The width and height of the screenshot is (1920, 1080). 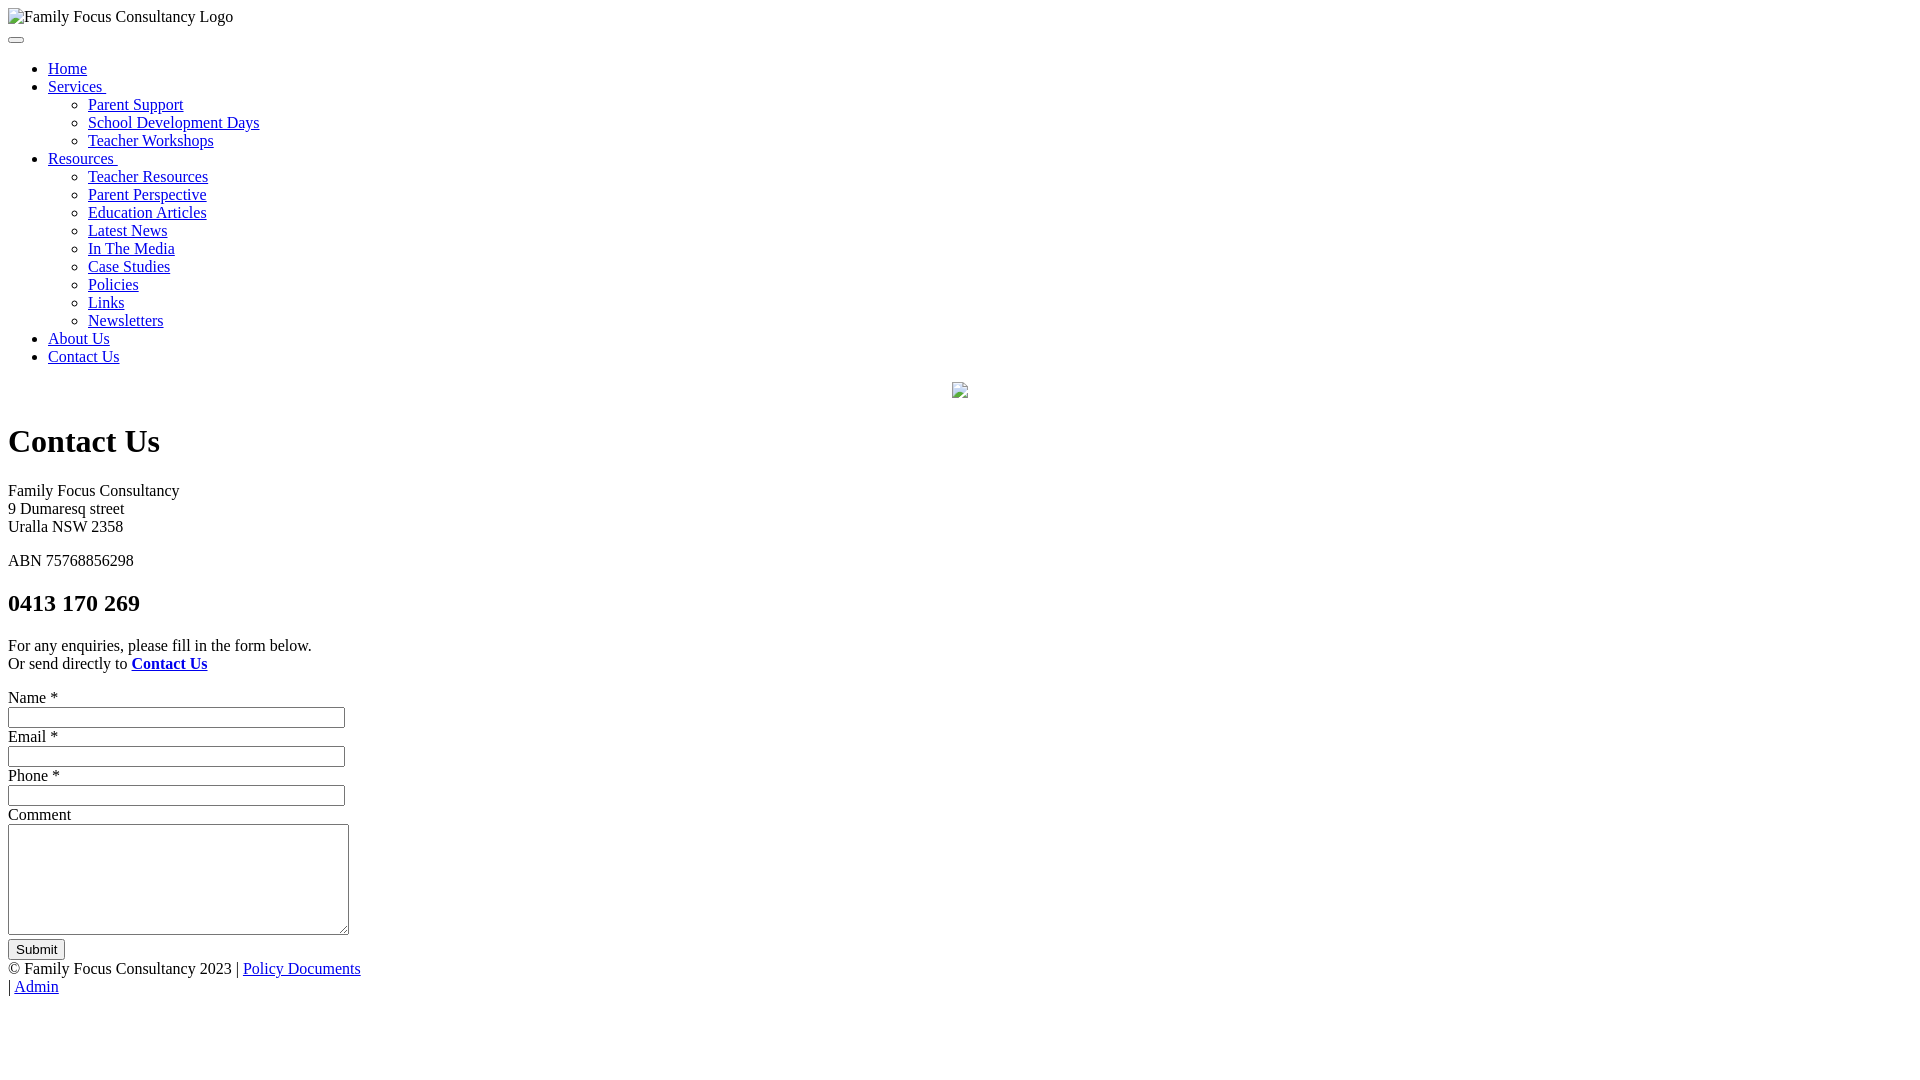 What do you see at coordinates (86, 122) in the screenshot?
I see `'School Development Days'` at bounding box center [86, 122].